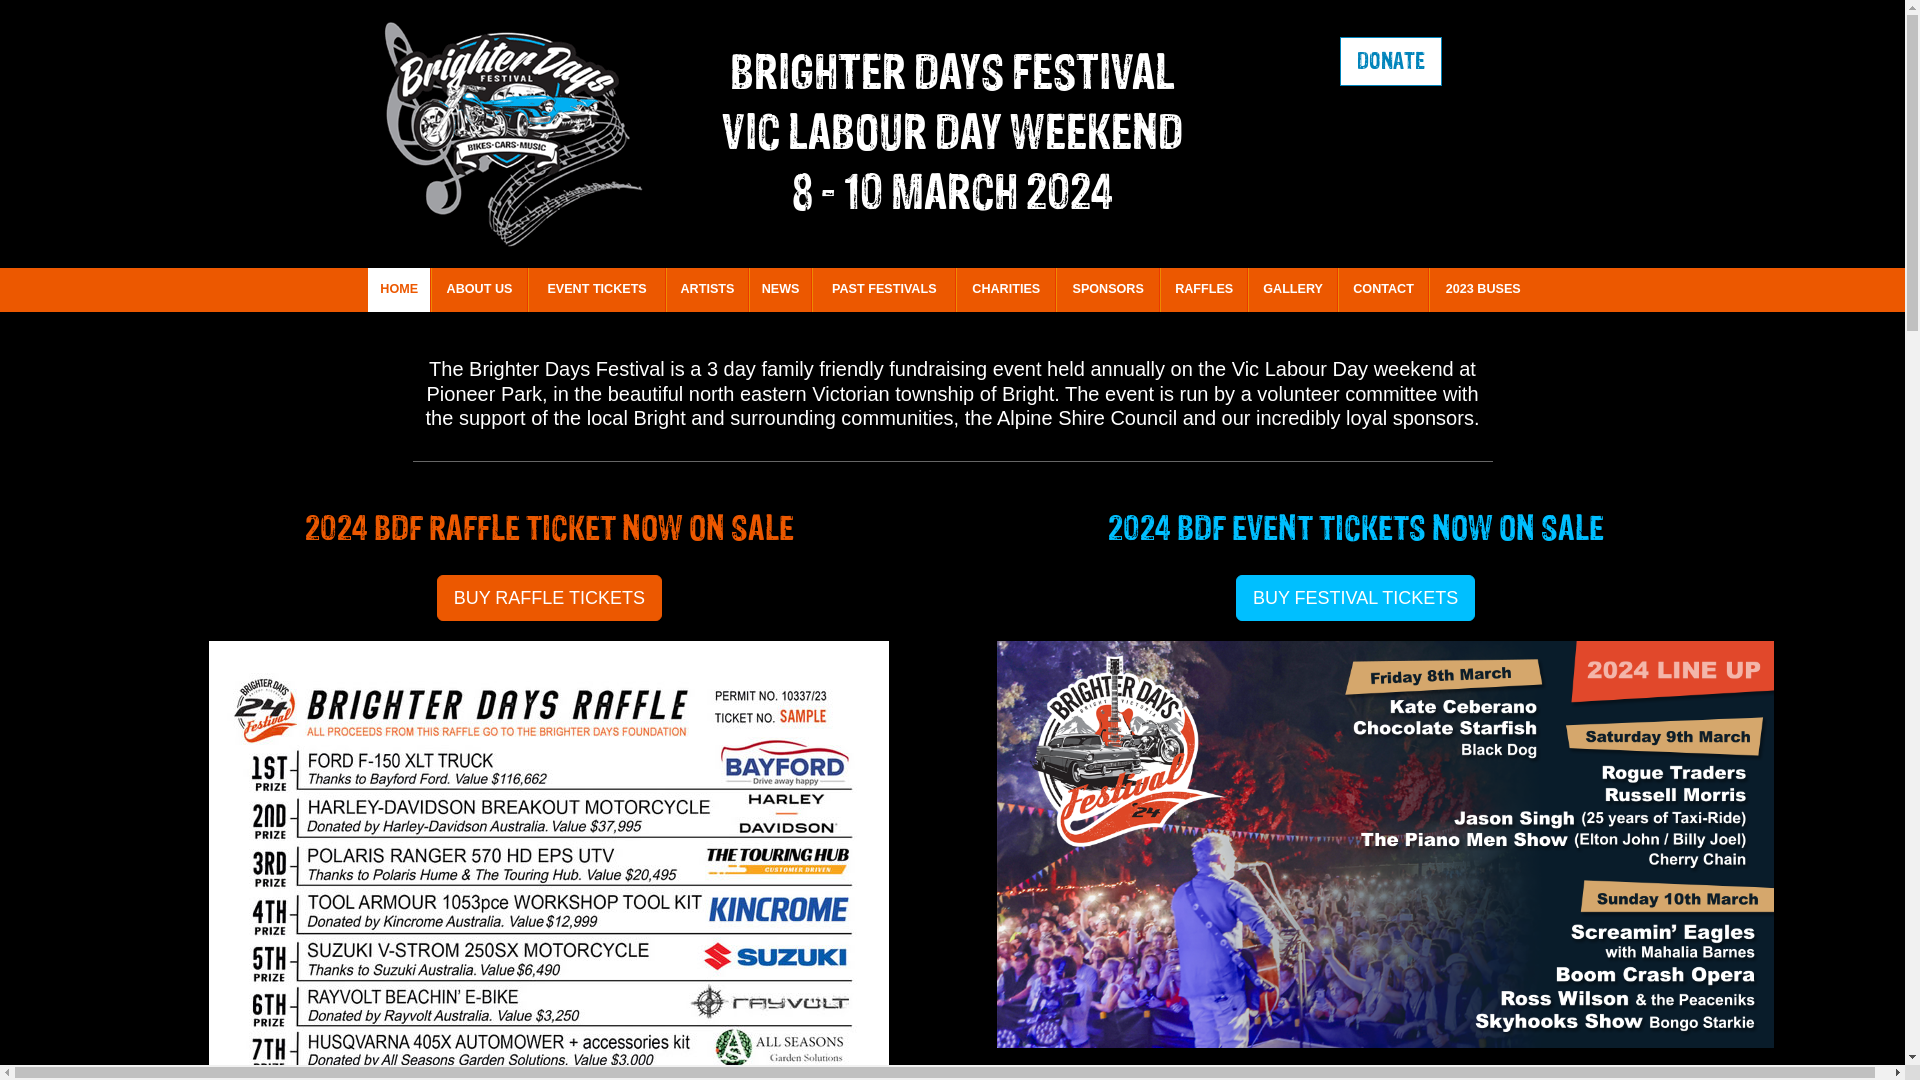 This screenshot has height=1080, width=1920. I want to click on 'CHARITIES', so click(1006, 289).